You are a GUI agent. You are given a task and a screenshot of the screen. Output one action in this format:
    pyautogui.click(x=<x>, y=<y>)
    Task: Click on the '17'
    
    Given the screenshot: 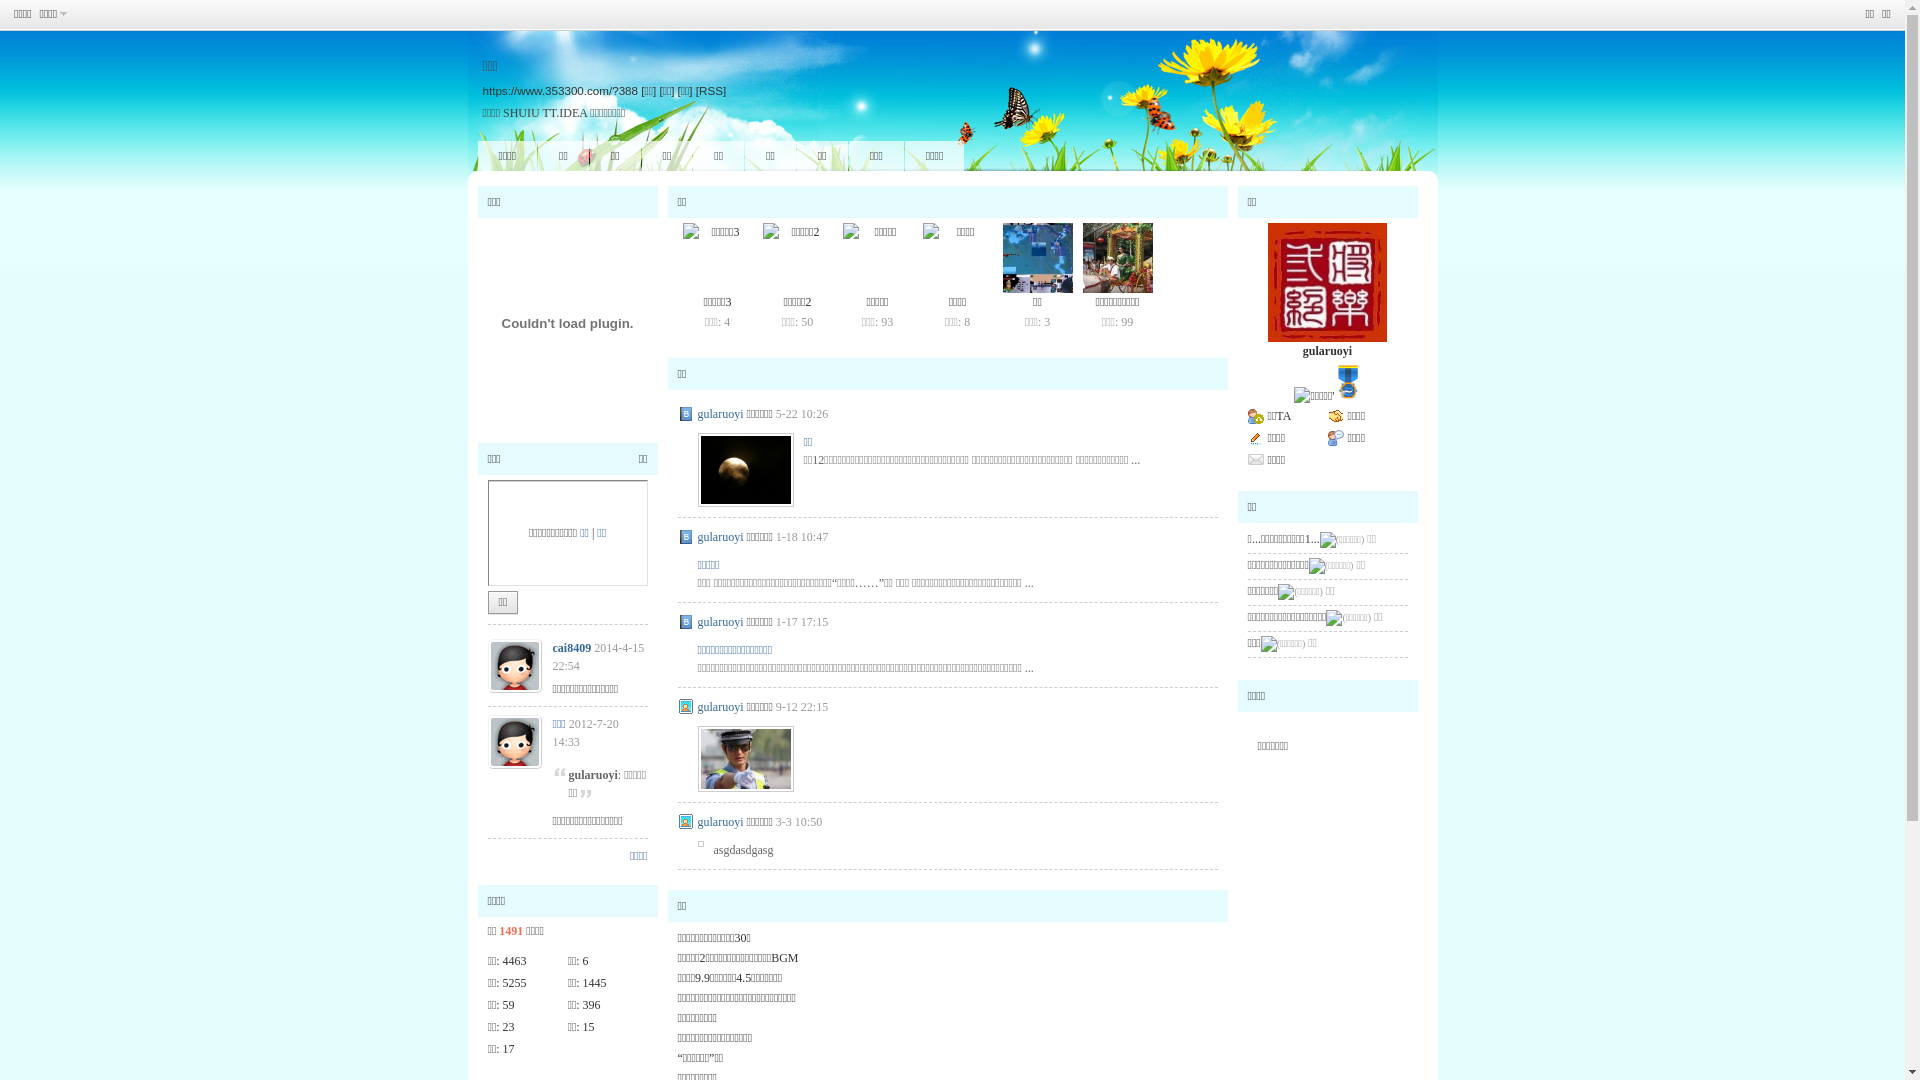 What is the action you would take?
    pyautogui.click(x=508, y=1048)
    